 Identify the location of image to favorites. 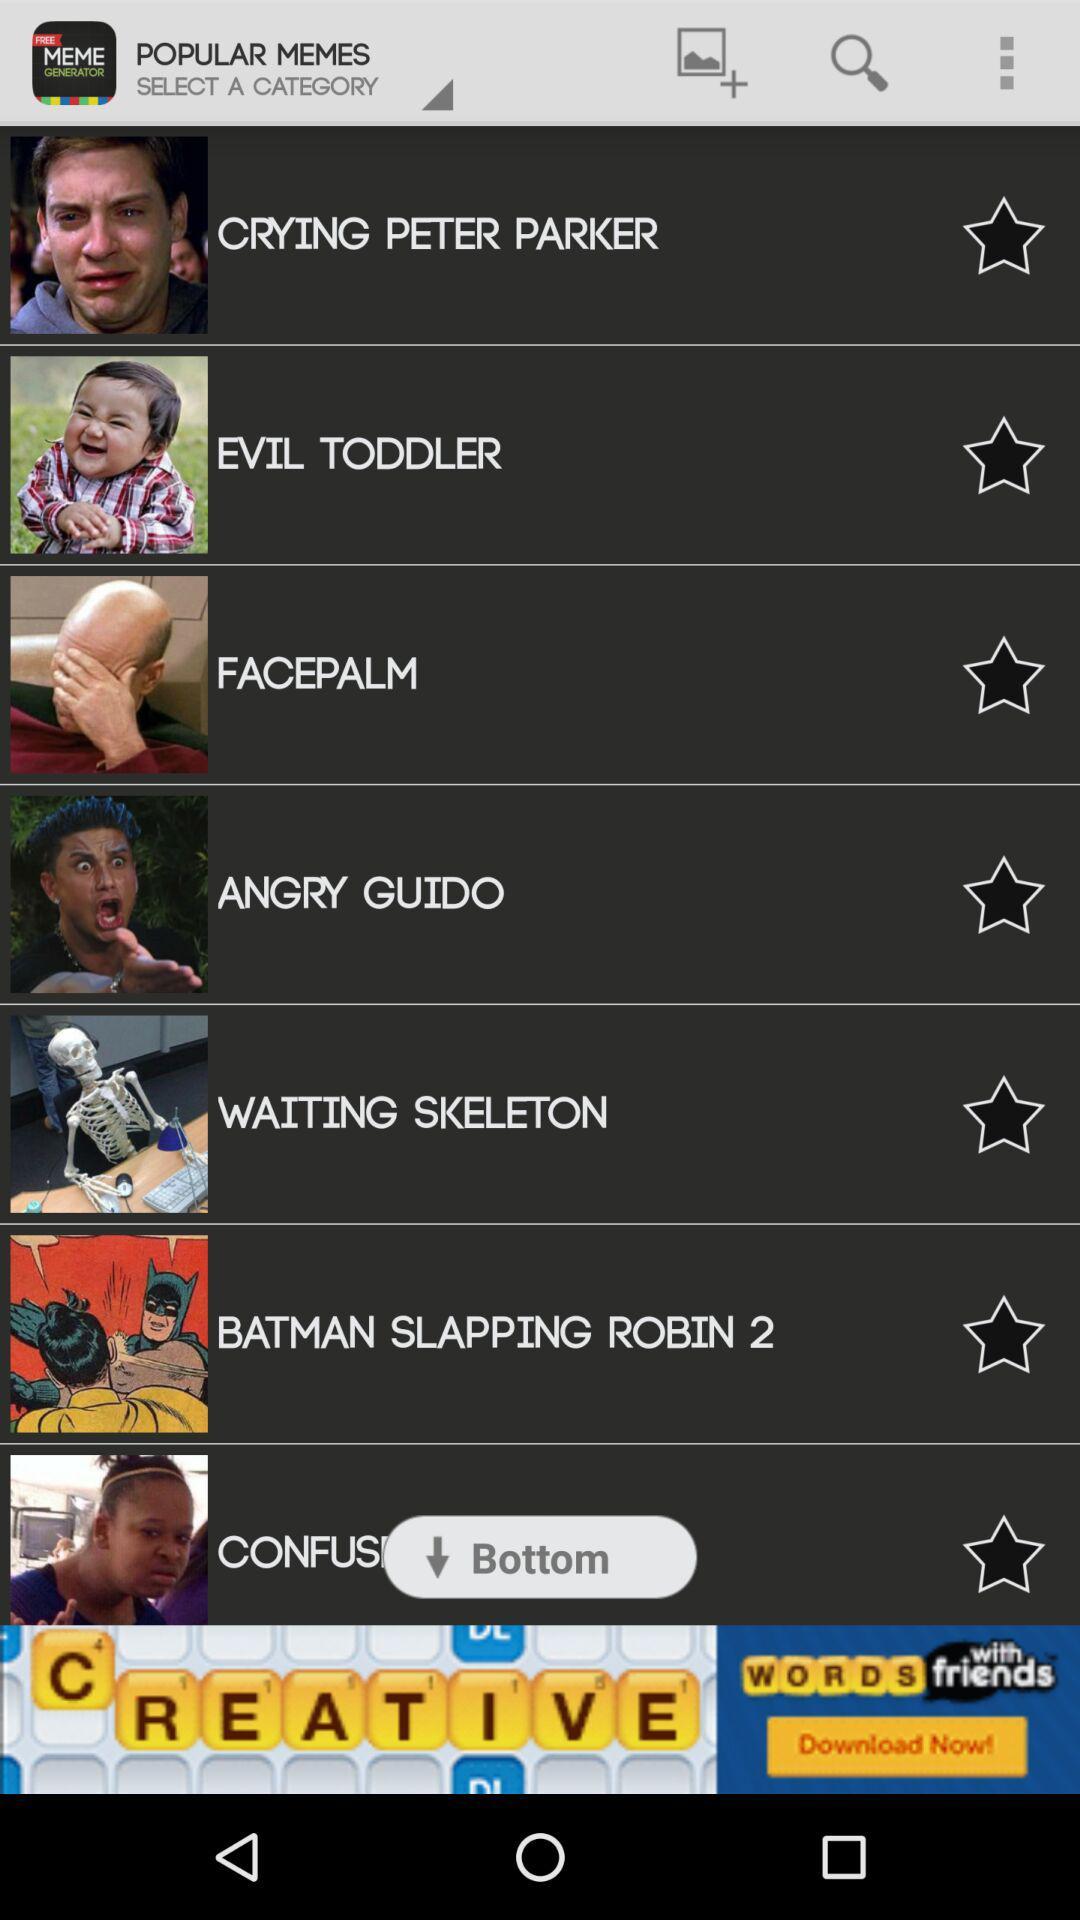
(1003, 893).